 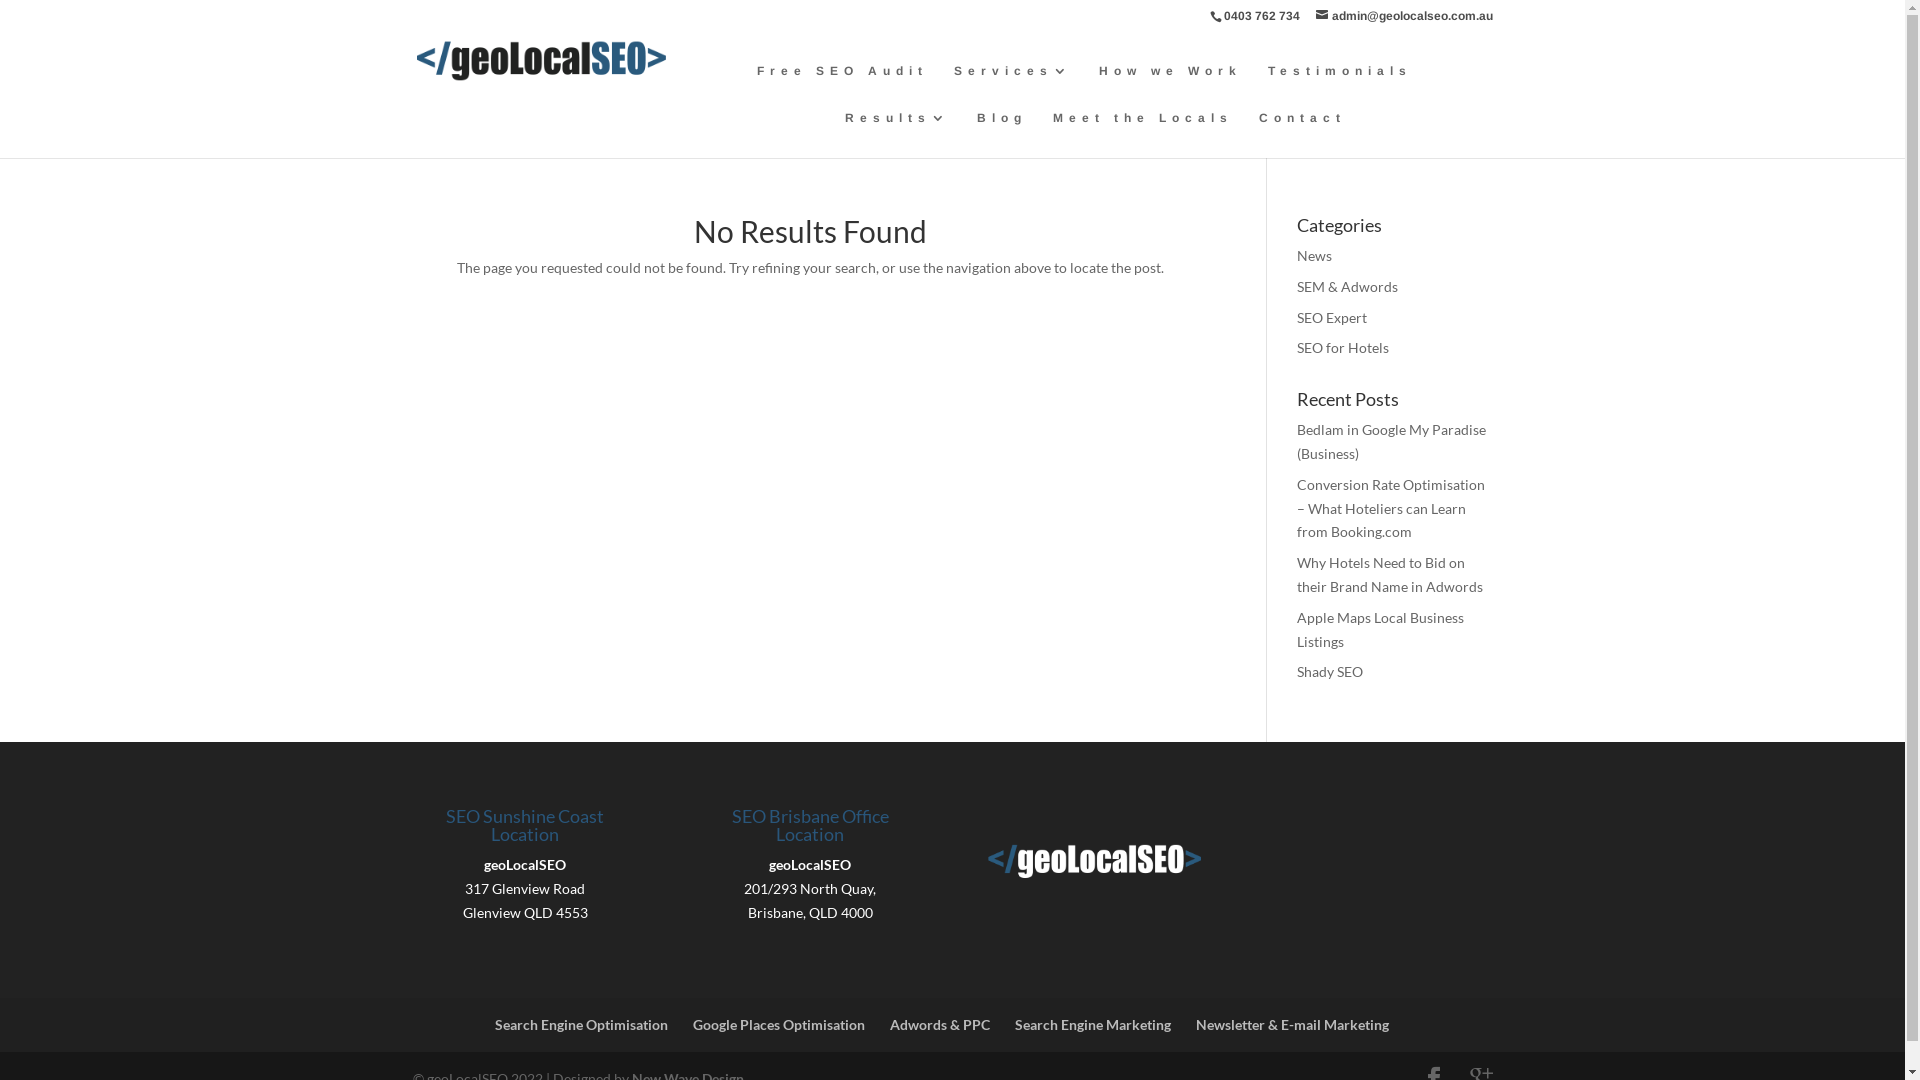 What do you see at coordinates (1002, 134) in the screenshot?
I see `'Blog'` at bounding box center [1002, 134].